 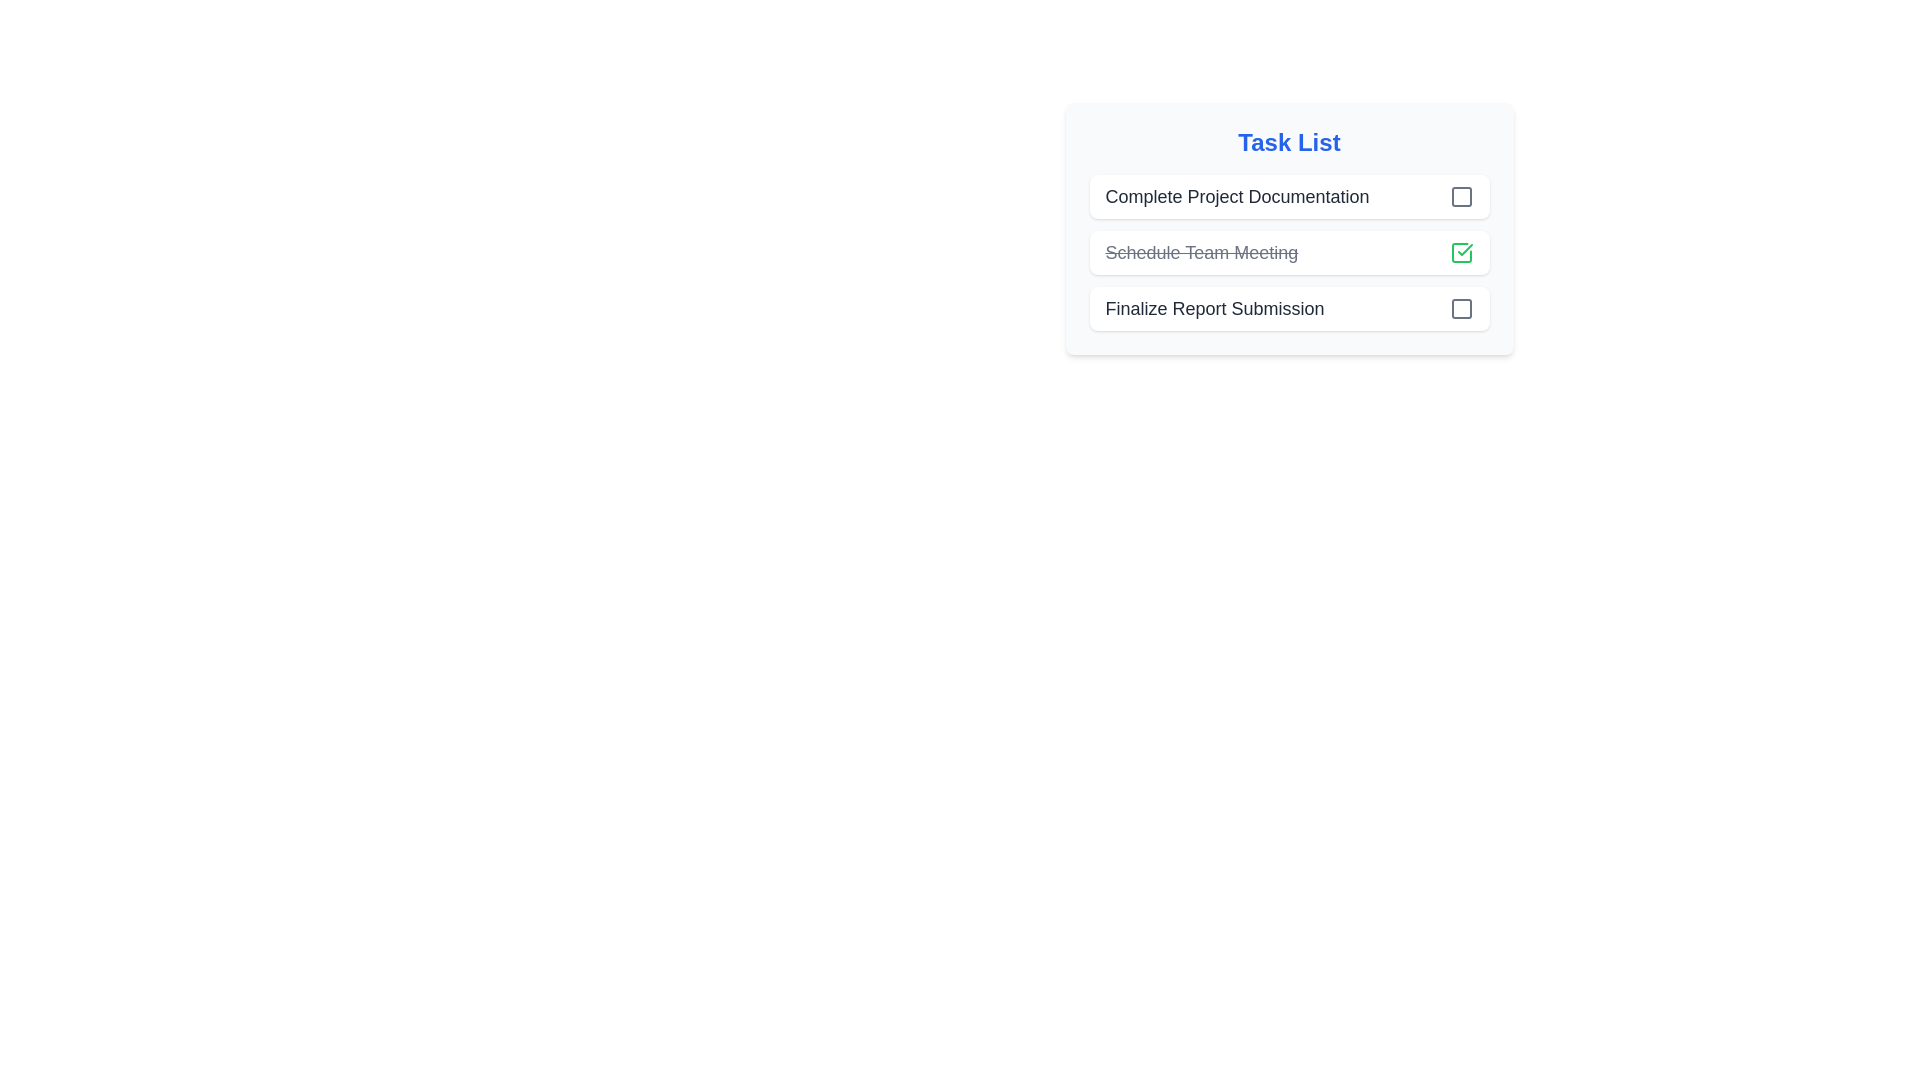 What do you see at coordinates (1461, 196) in the screenshot?
I see `the checkbox-like interactive icon for the 'Complete Project Documentation' task` at bounding box center [1461, 196].